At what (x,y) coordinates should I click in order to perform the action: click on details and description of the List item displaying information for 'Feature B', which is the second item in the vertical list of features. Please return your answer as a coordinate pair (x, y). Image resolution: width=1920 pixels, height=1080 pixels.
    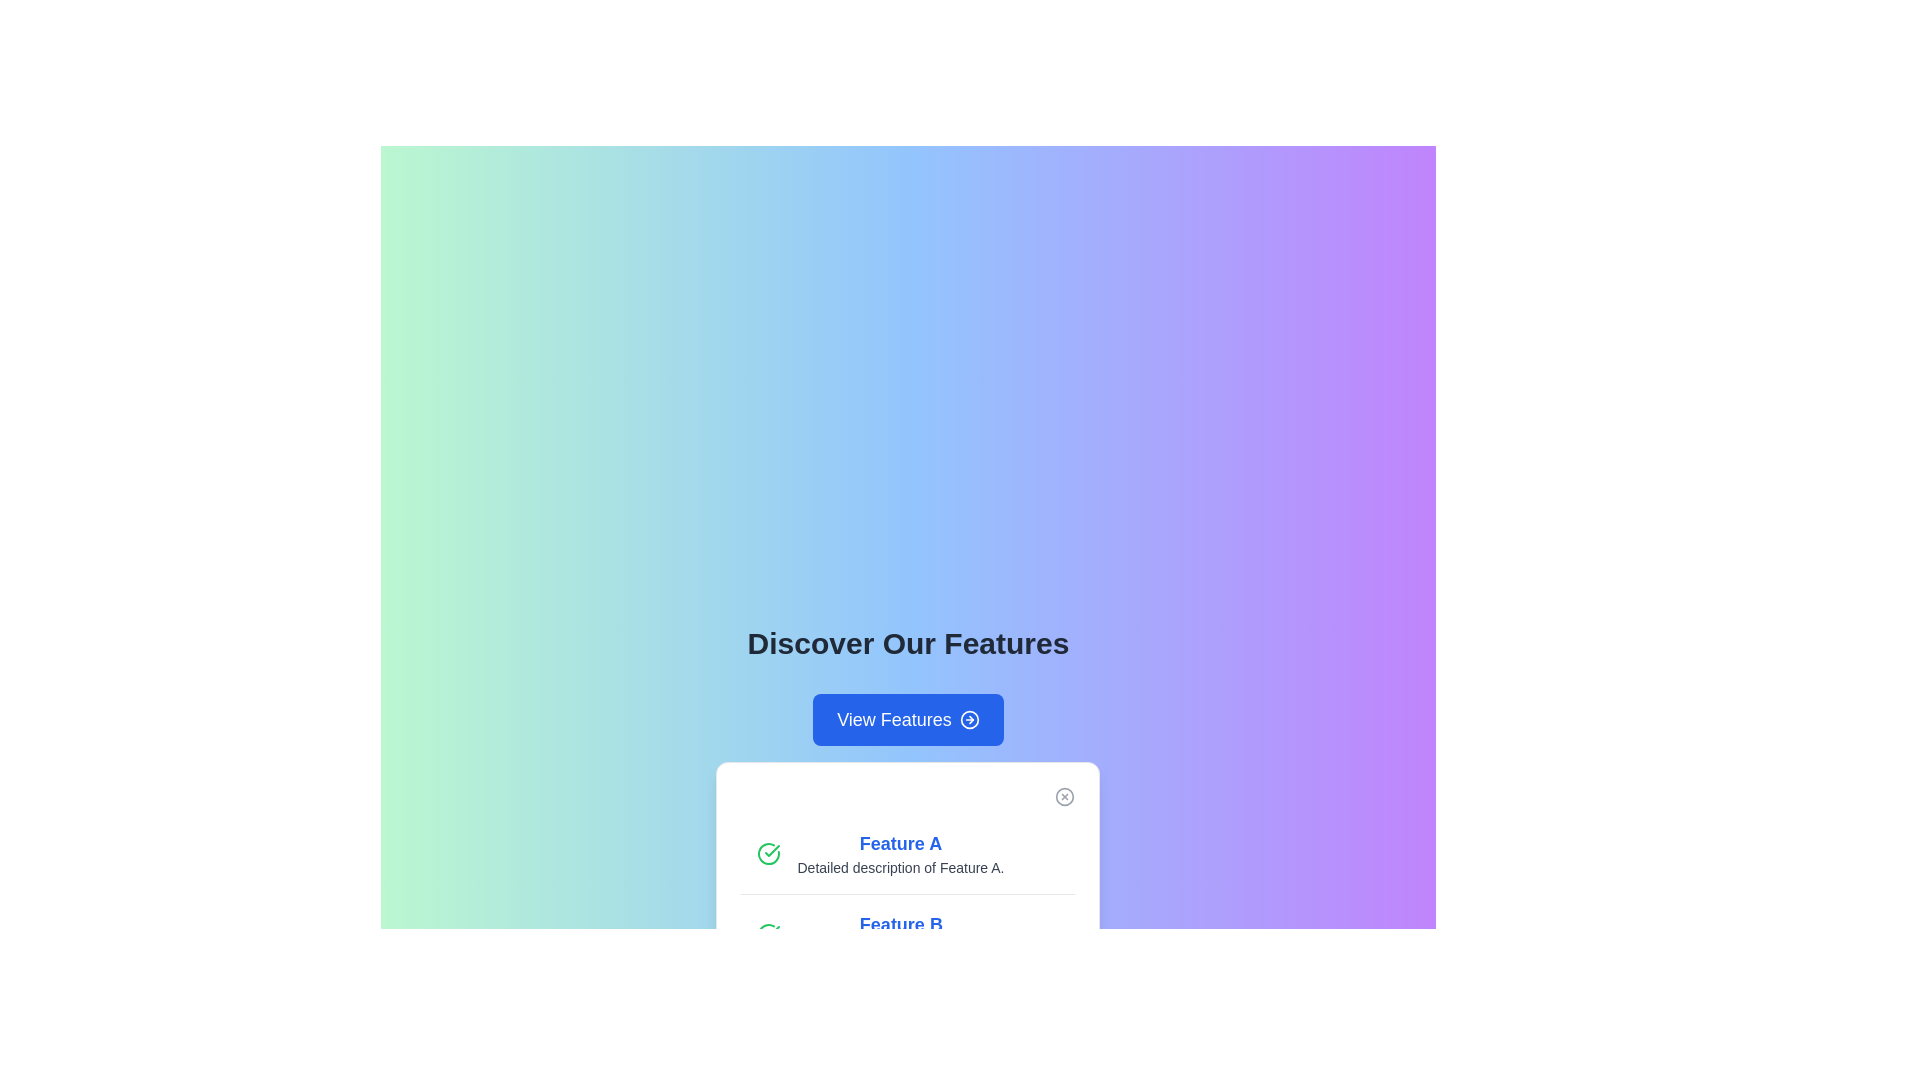
    Looking at the image, I should click on (907, 935).